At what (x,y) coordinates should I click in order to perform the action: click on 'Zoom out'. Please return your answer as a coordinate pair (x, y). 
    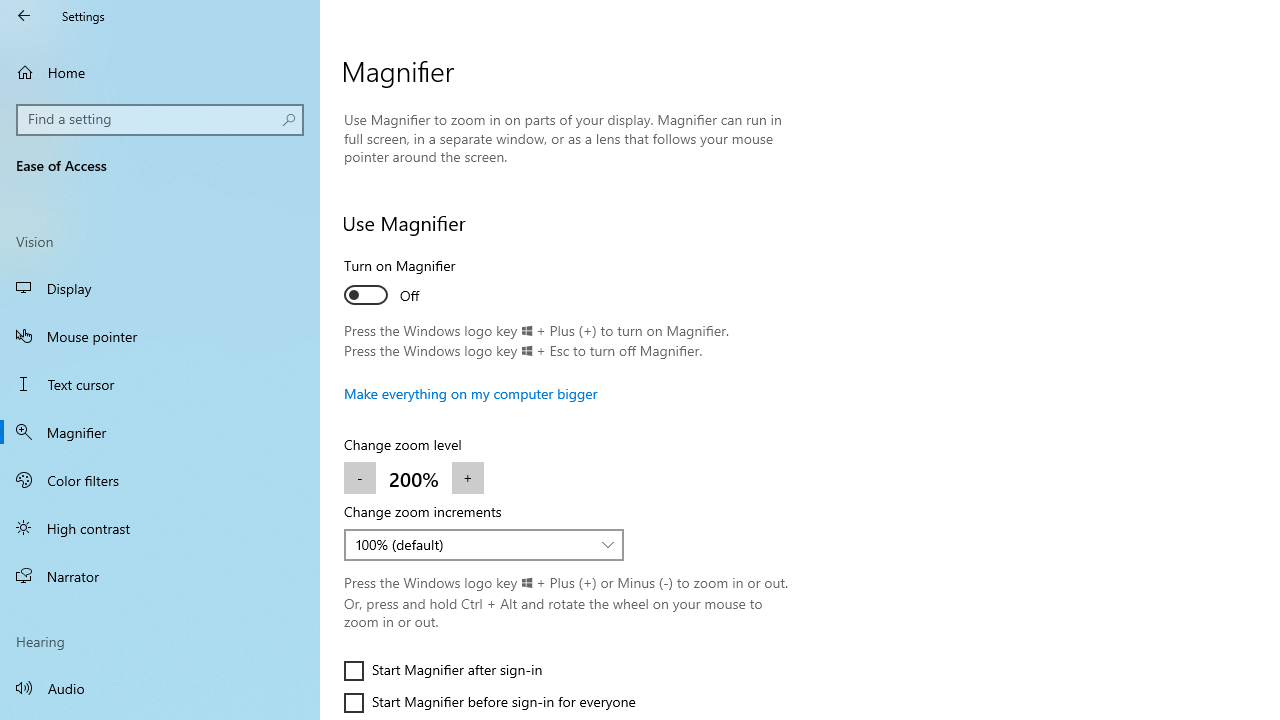
    Looking at the image, I should click on (360, 478).